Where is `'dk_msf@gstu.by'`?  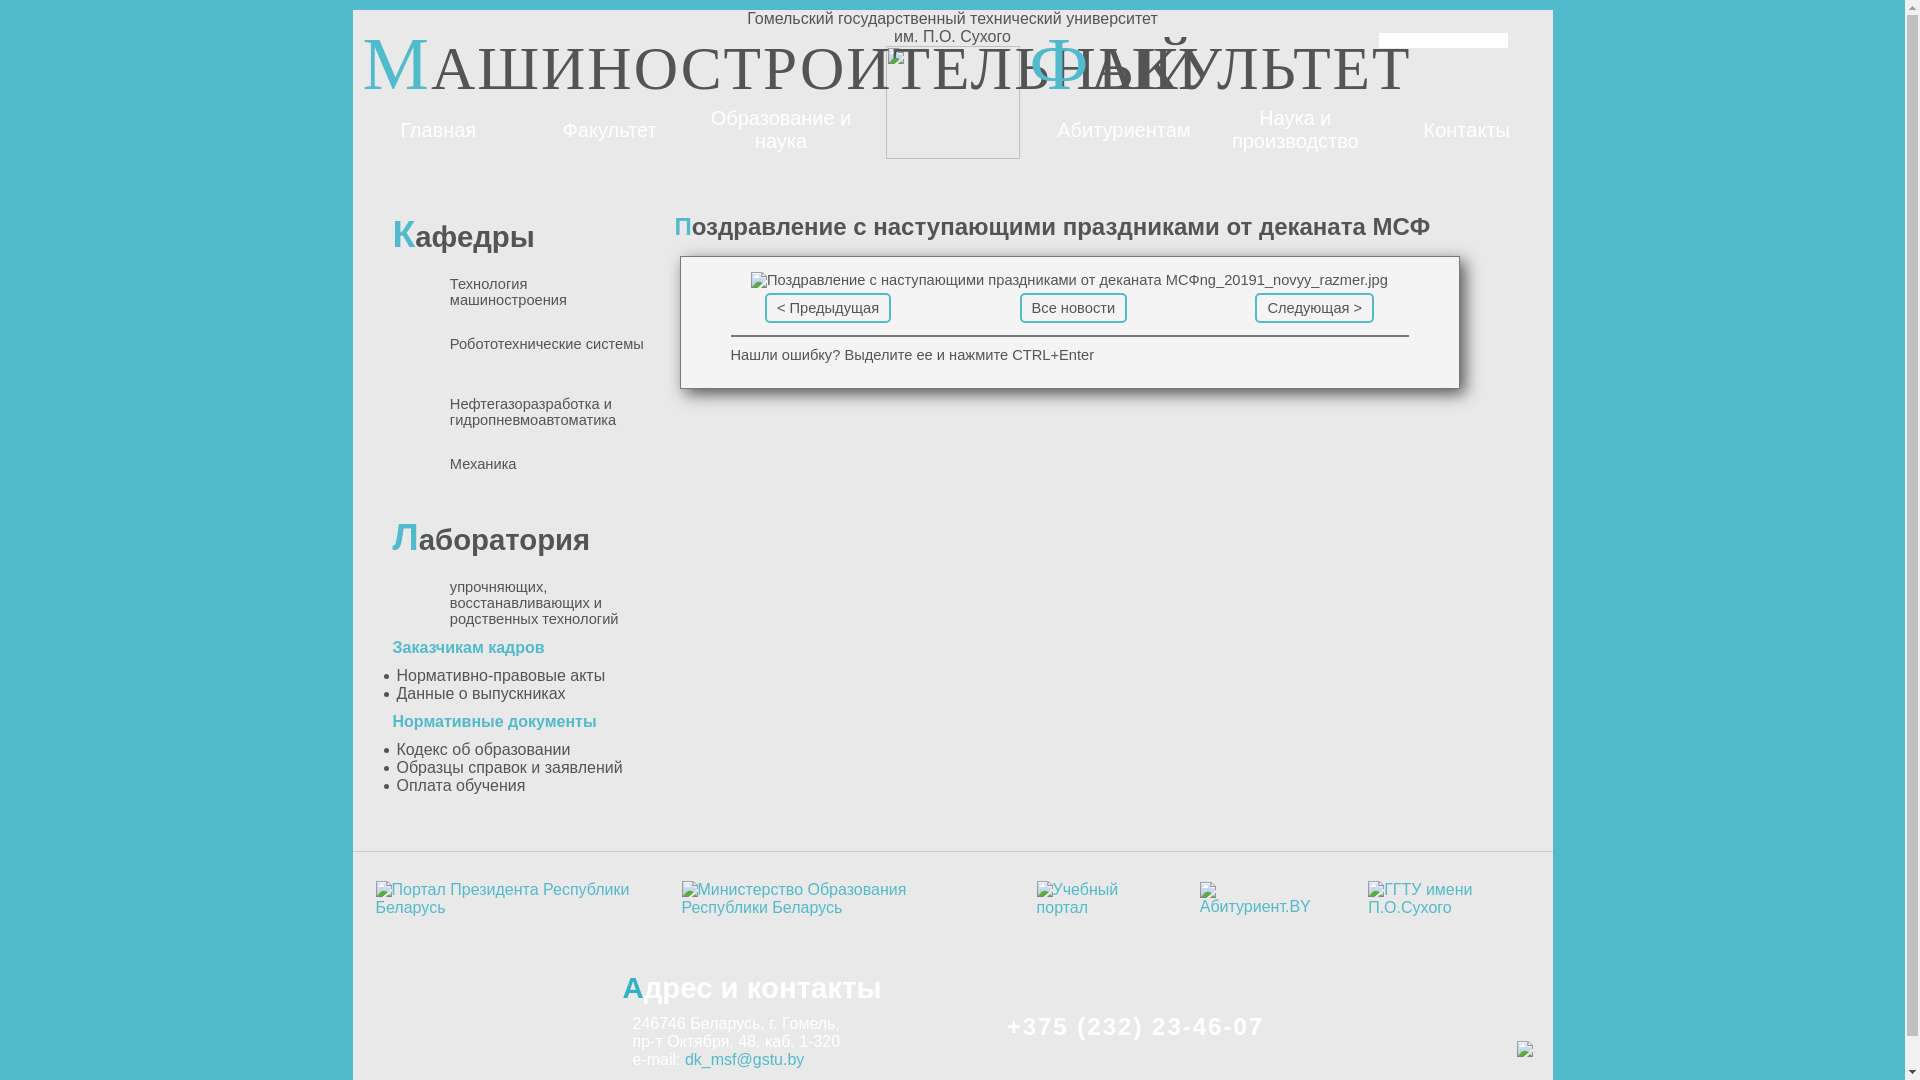
'dk_msf@gstu.by' is located at coordinates (743, 1058).